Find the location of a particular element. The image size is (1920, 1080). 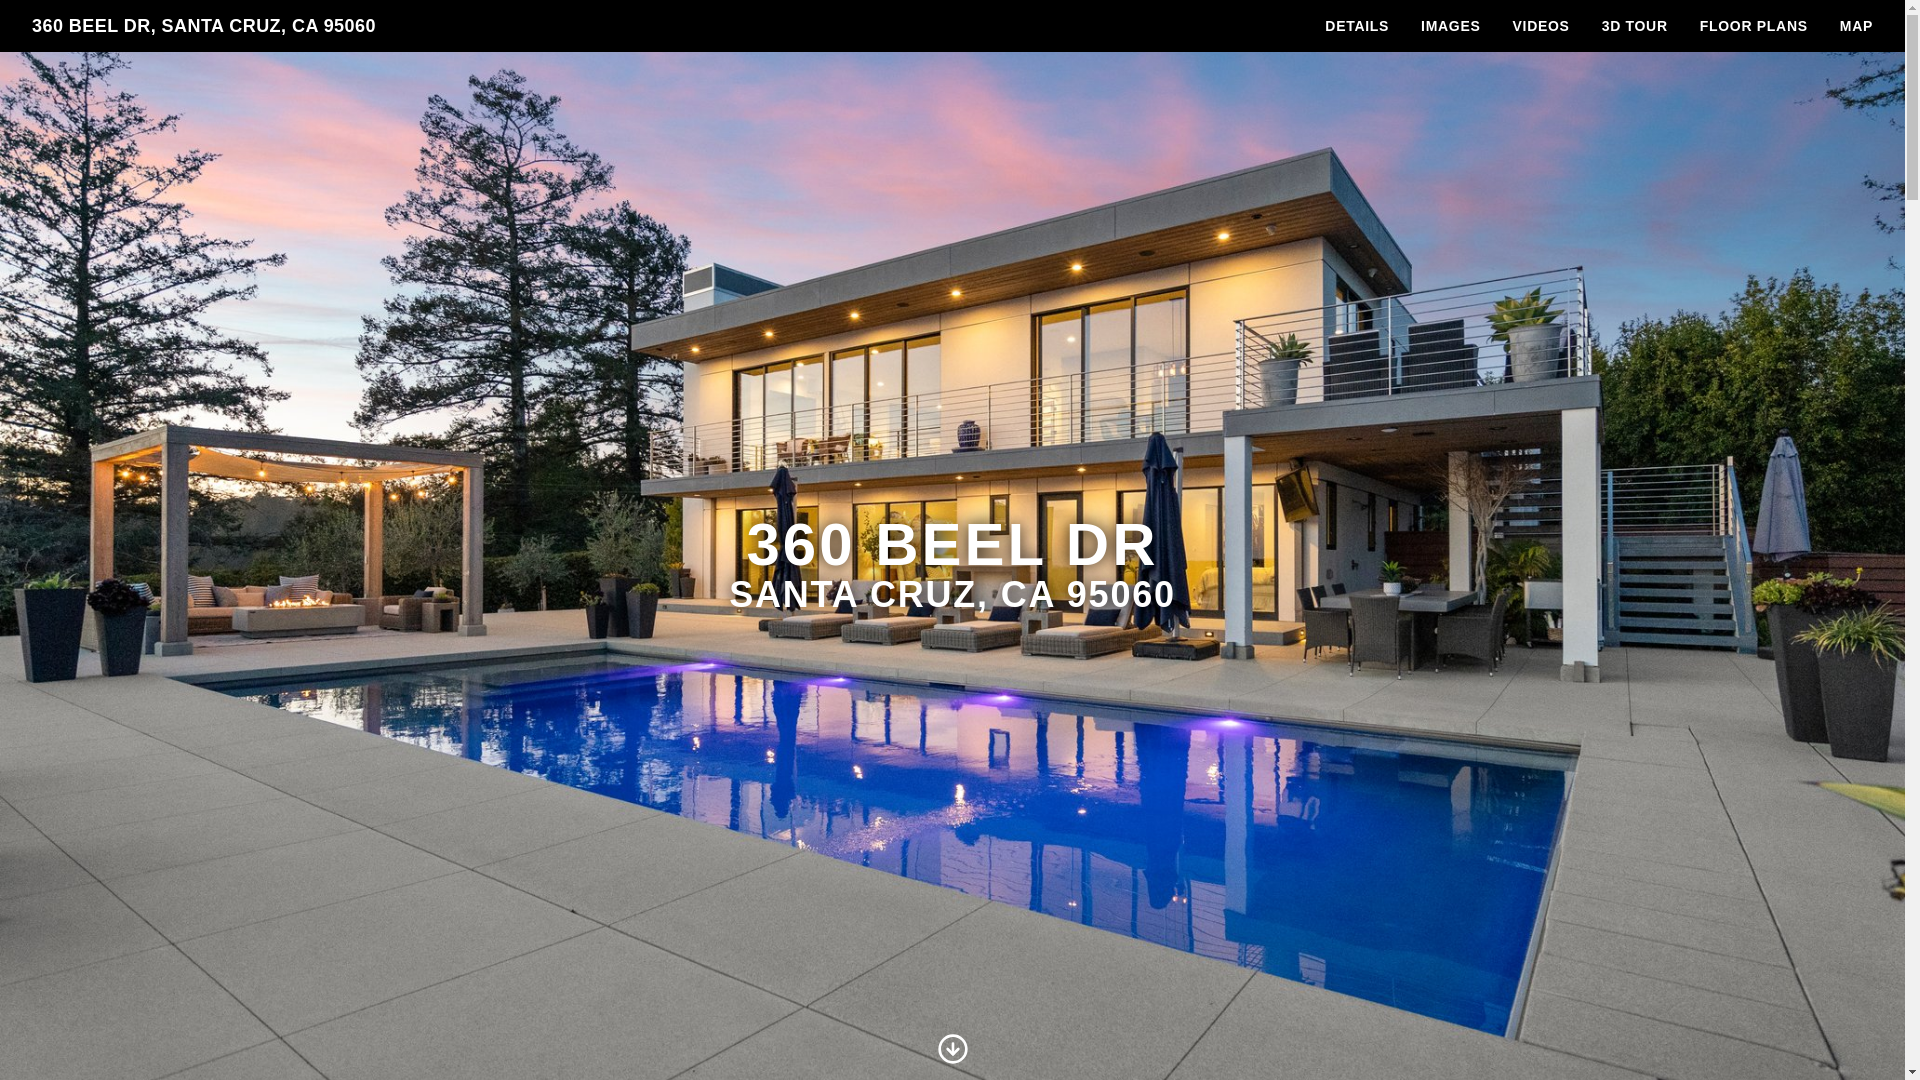

'IMAGES' is located at coordinates (1450, 26).